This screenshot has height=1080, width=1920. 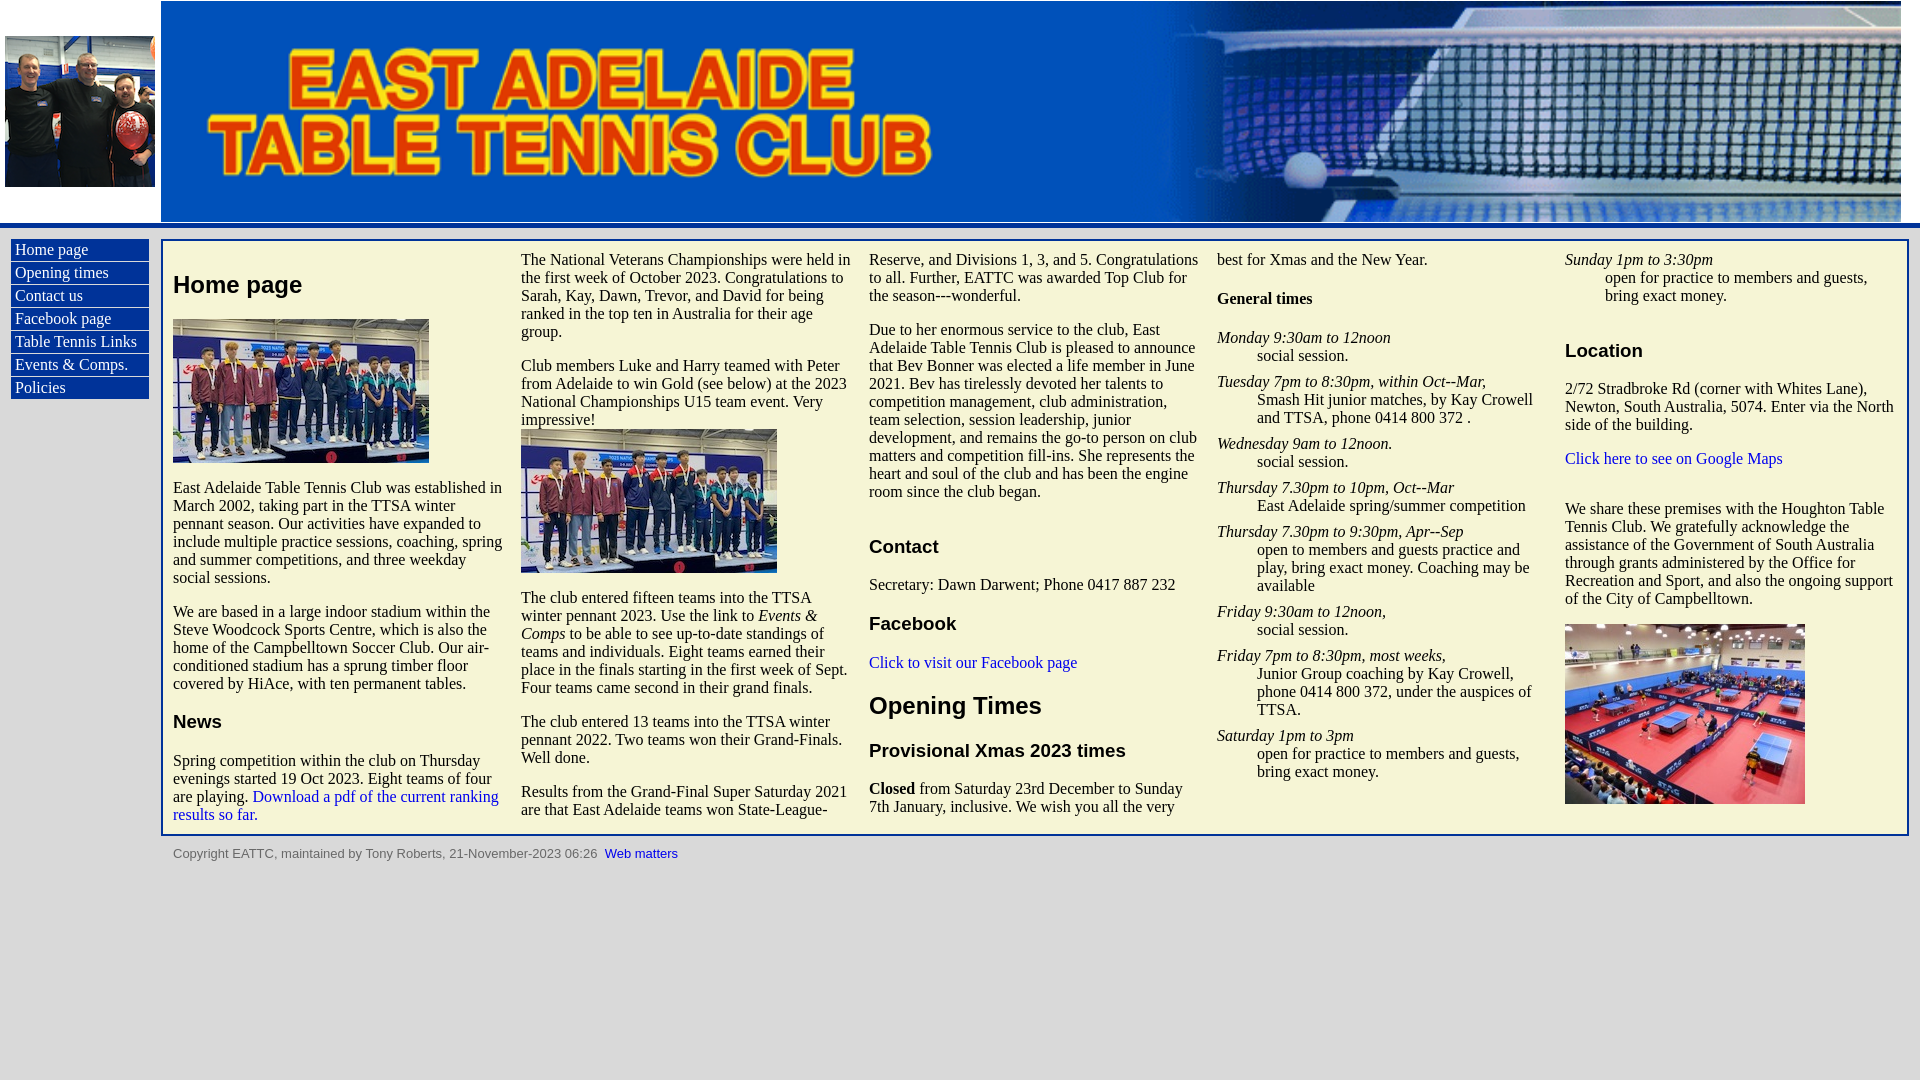 What do you see at coordinates (80, 318) in the screenshot?
I see `'Facebook page'` at bounding box center [80, 318].